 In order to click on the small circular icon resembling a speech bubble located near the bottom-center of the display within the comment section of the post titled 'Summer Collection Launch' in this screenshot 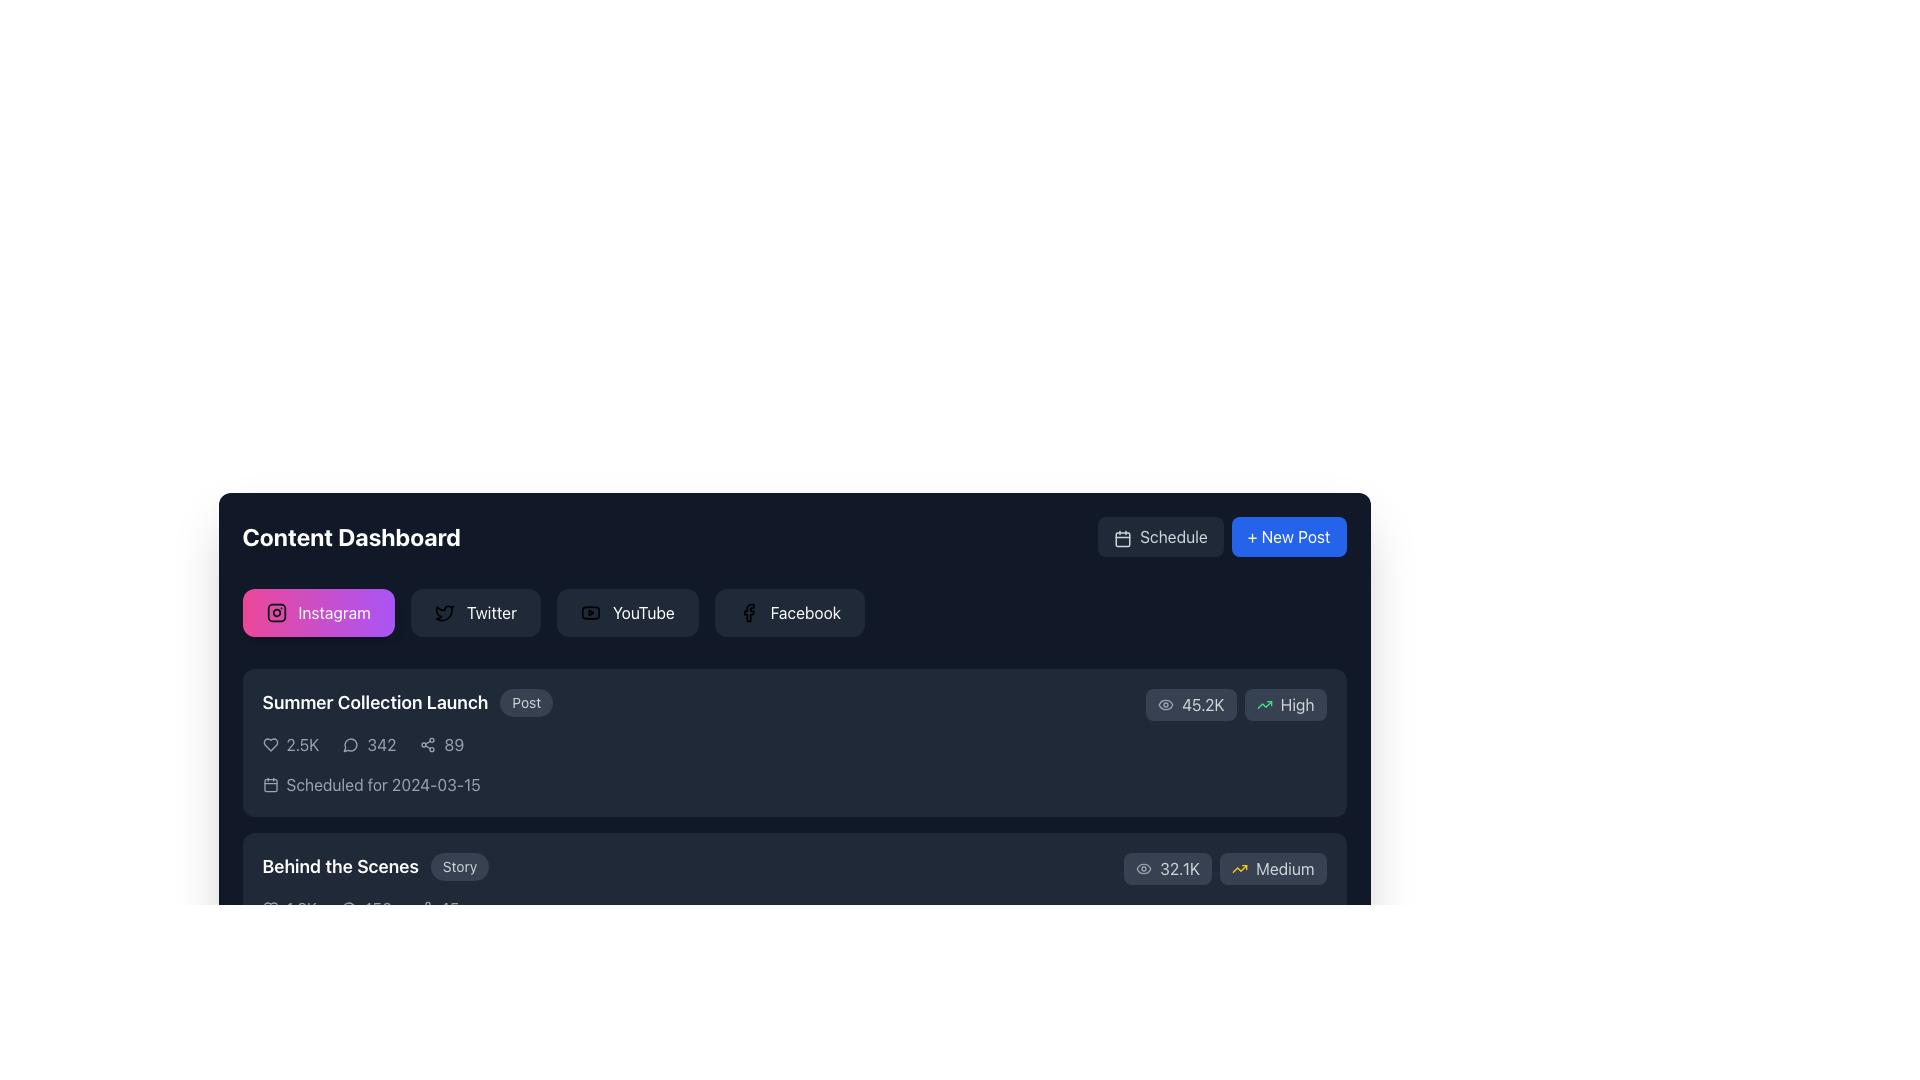, I will do `click(350, 1072)`.